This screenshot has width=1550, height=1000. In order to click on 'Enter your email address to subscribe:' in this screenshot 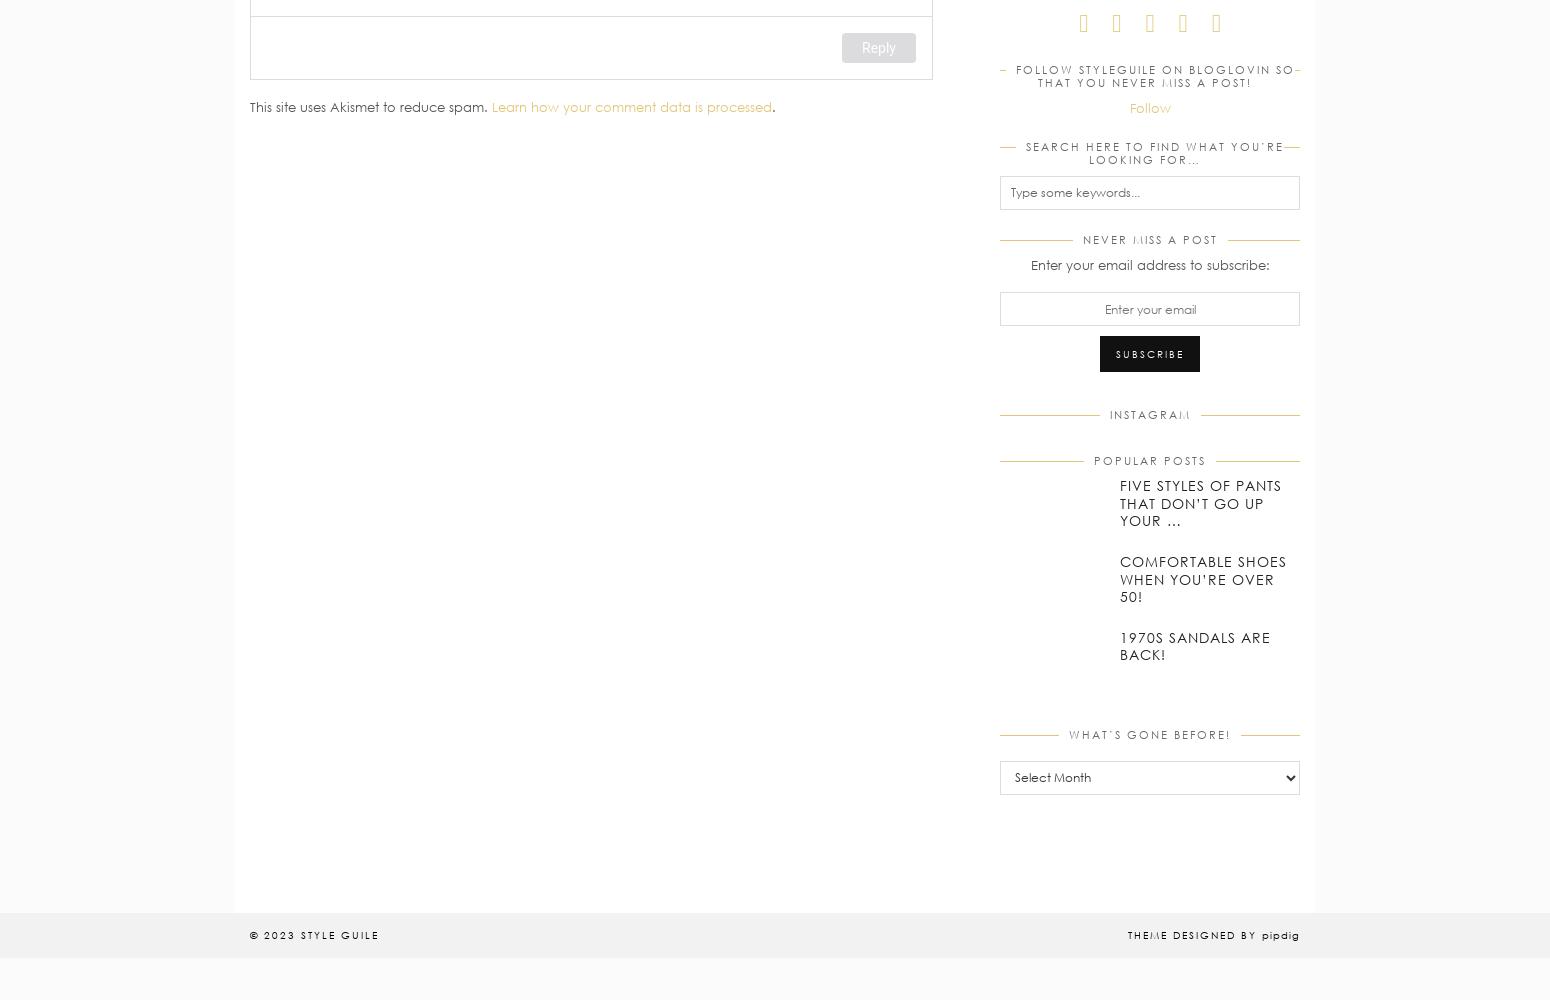, I will do `click(1148, 264)`.